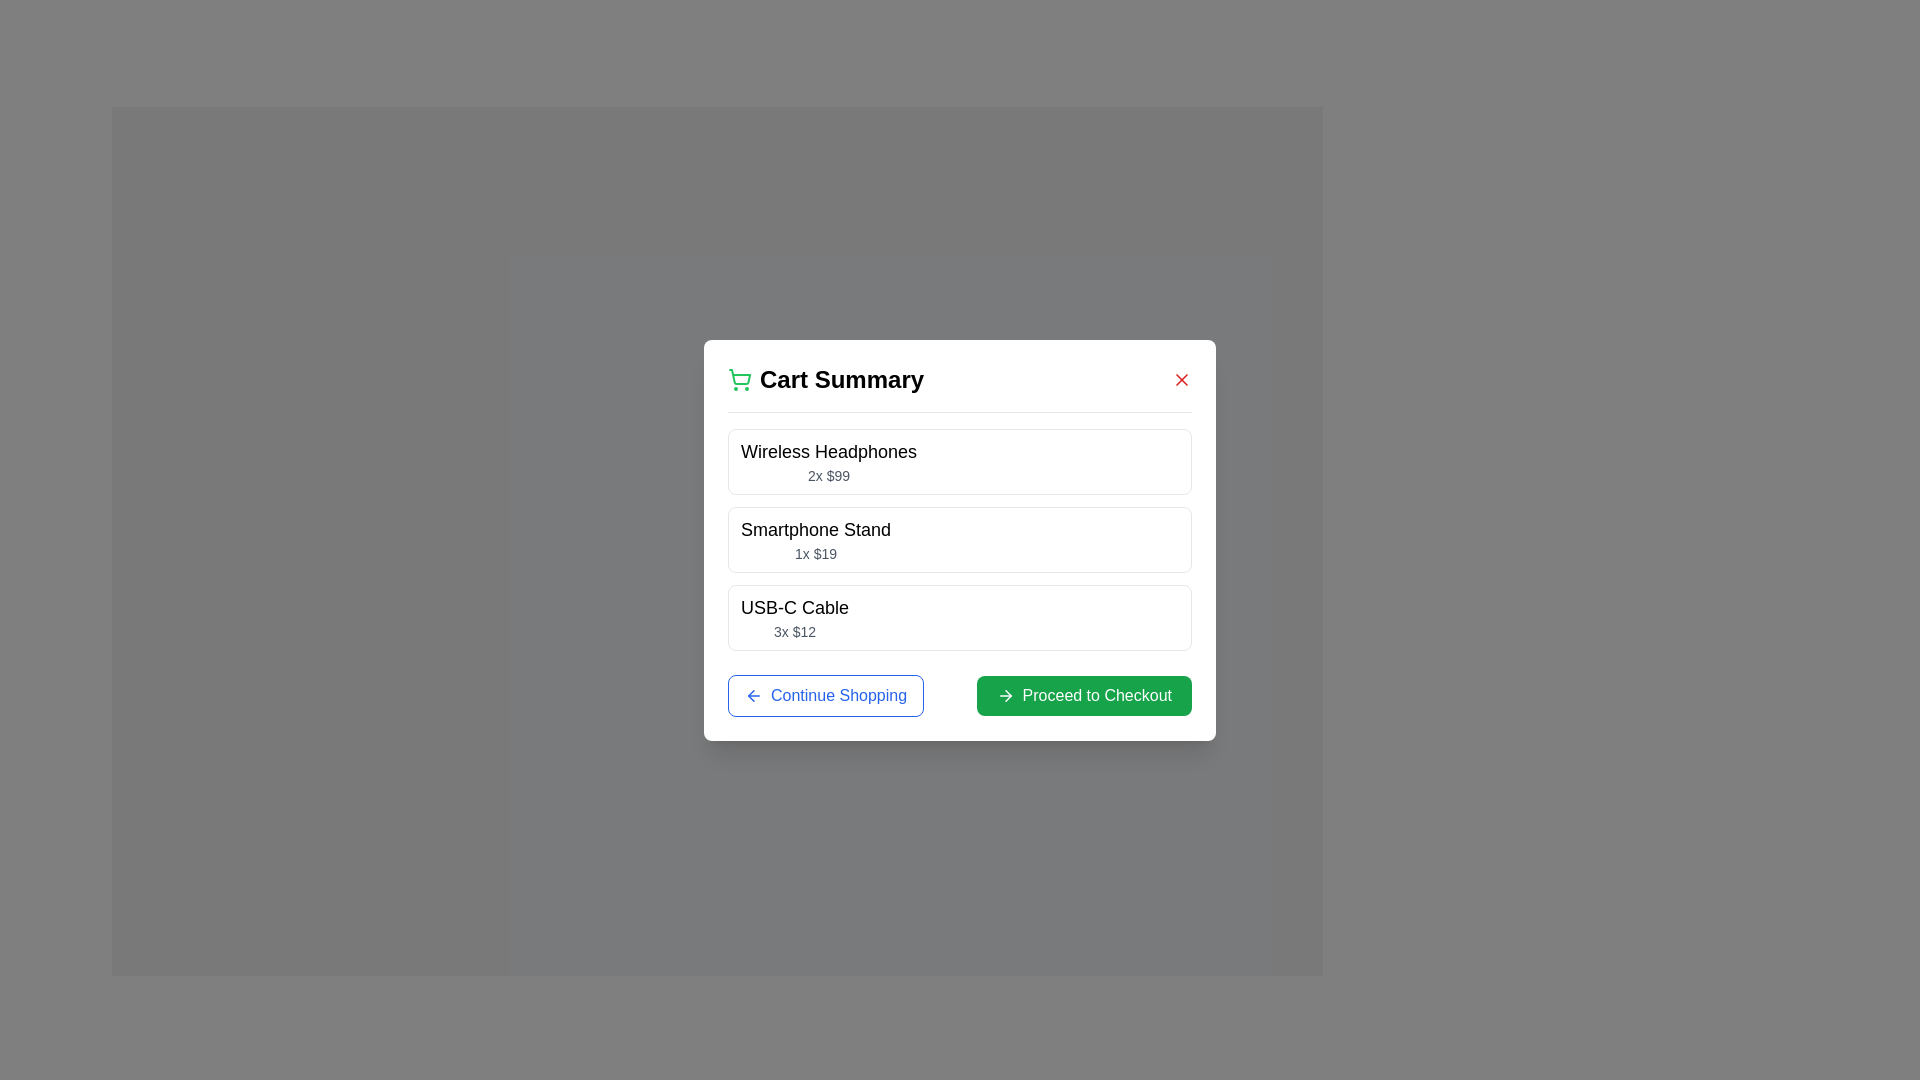 This screenshot has height=1080, width=1920. What do you see at coordinates (816, 553) in the screenshot?
I see `the static text label displaying '1x $19', which is located beneath the 'Smartphone Stand' label in the cart summary popup` at bounding box center [816, 553].